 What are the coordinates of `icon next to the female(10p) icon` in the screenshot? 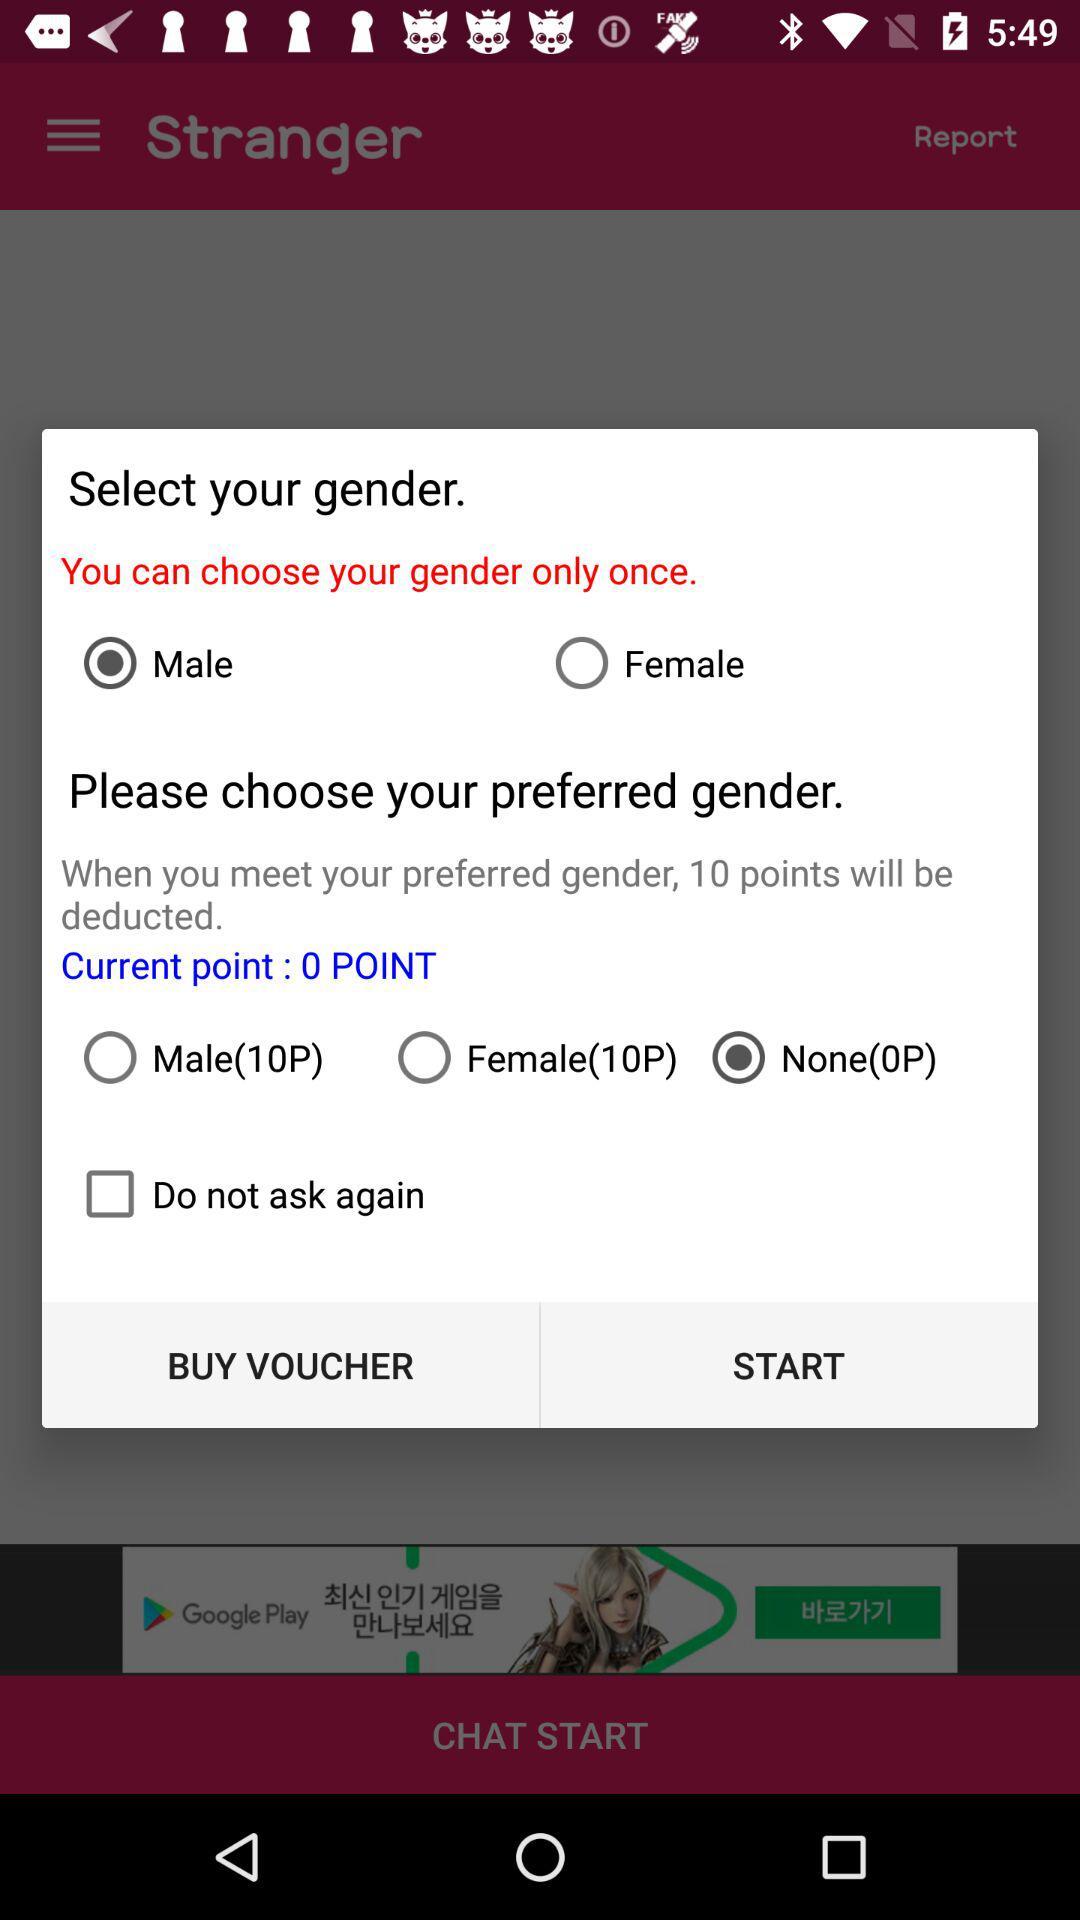 It's located at (854, 1056).